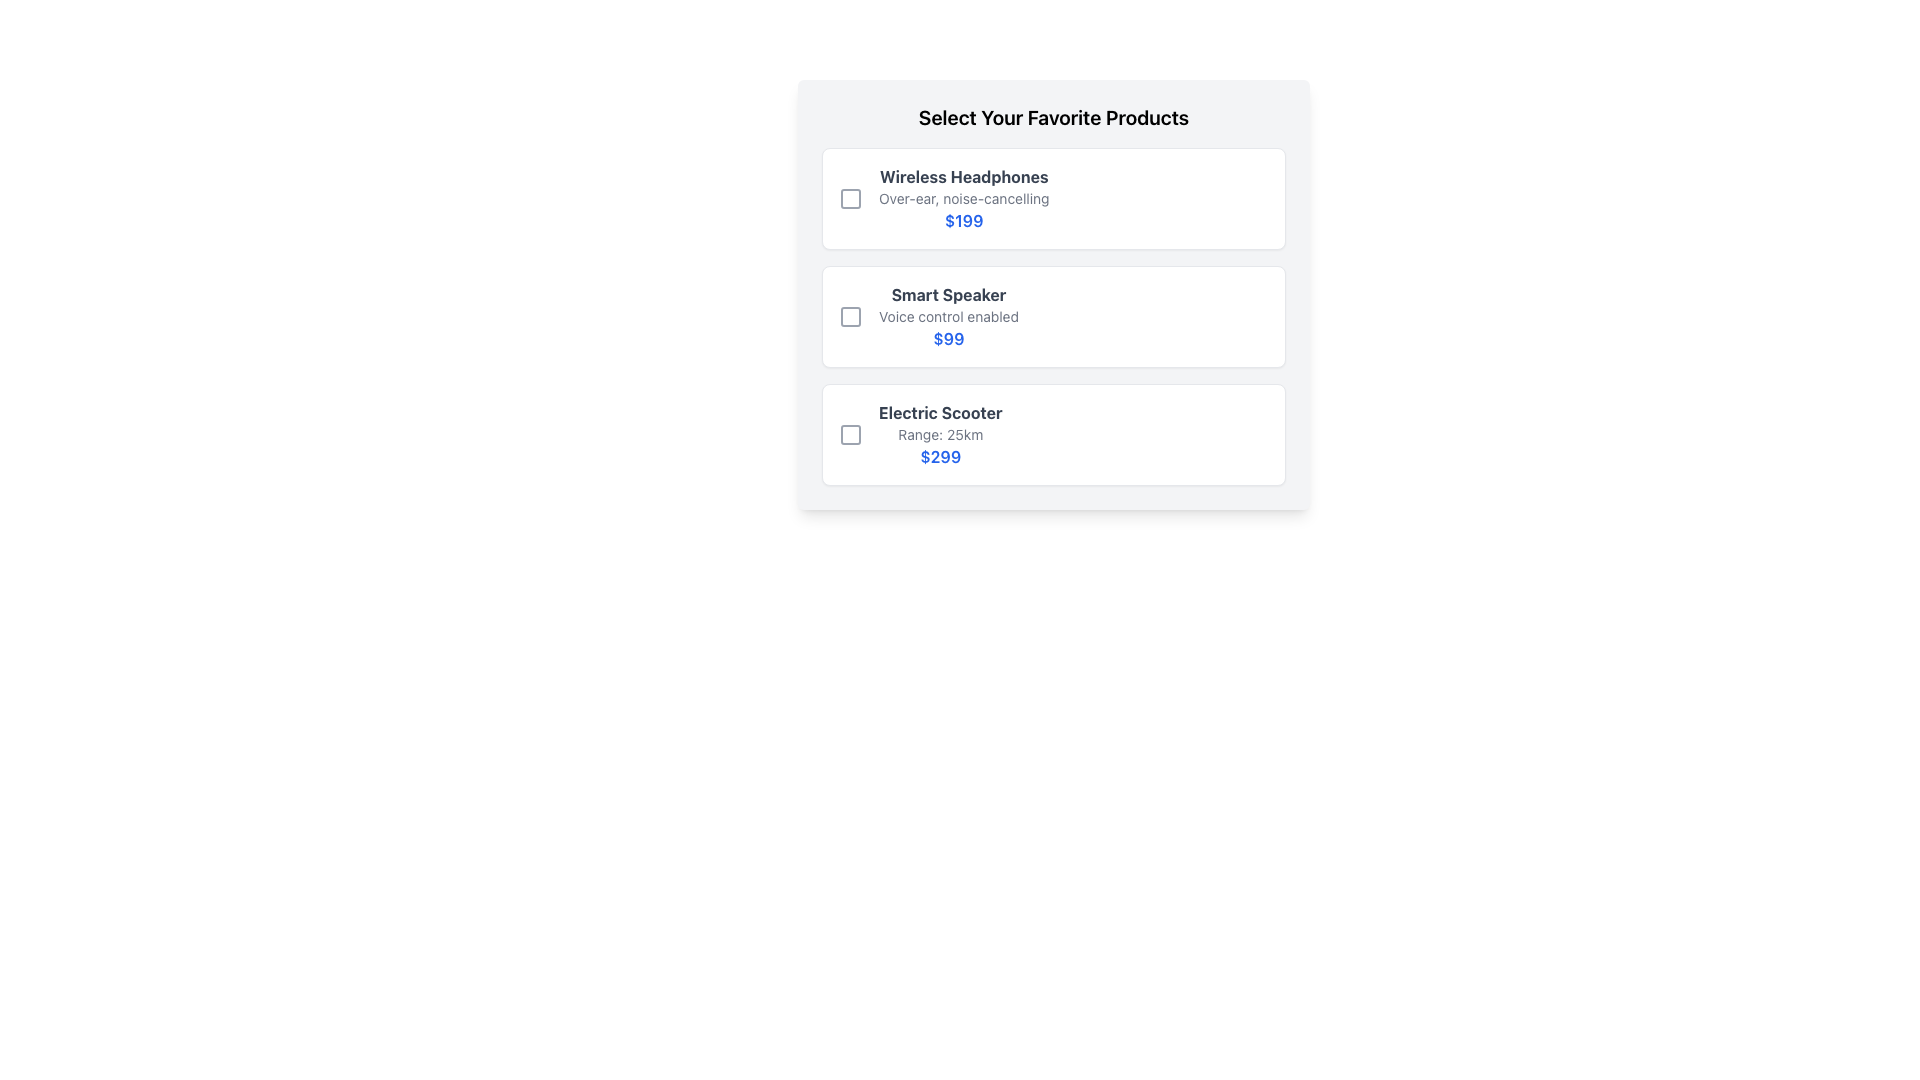 The width and height of the screenshot is (1920, 1080). What do you see at coordinates (939, 456) in the screenshot?
I see `price value displayed as '$299' in bold, blue font, which is located below the text 'Range: 25km' in the product option section for 'Electric Scooter.'` at bounding box center [939, 456].